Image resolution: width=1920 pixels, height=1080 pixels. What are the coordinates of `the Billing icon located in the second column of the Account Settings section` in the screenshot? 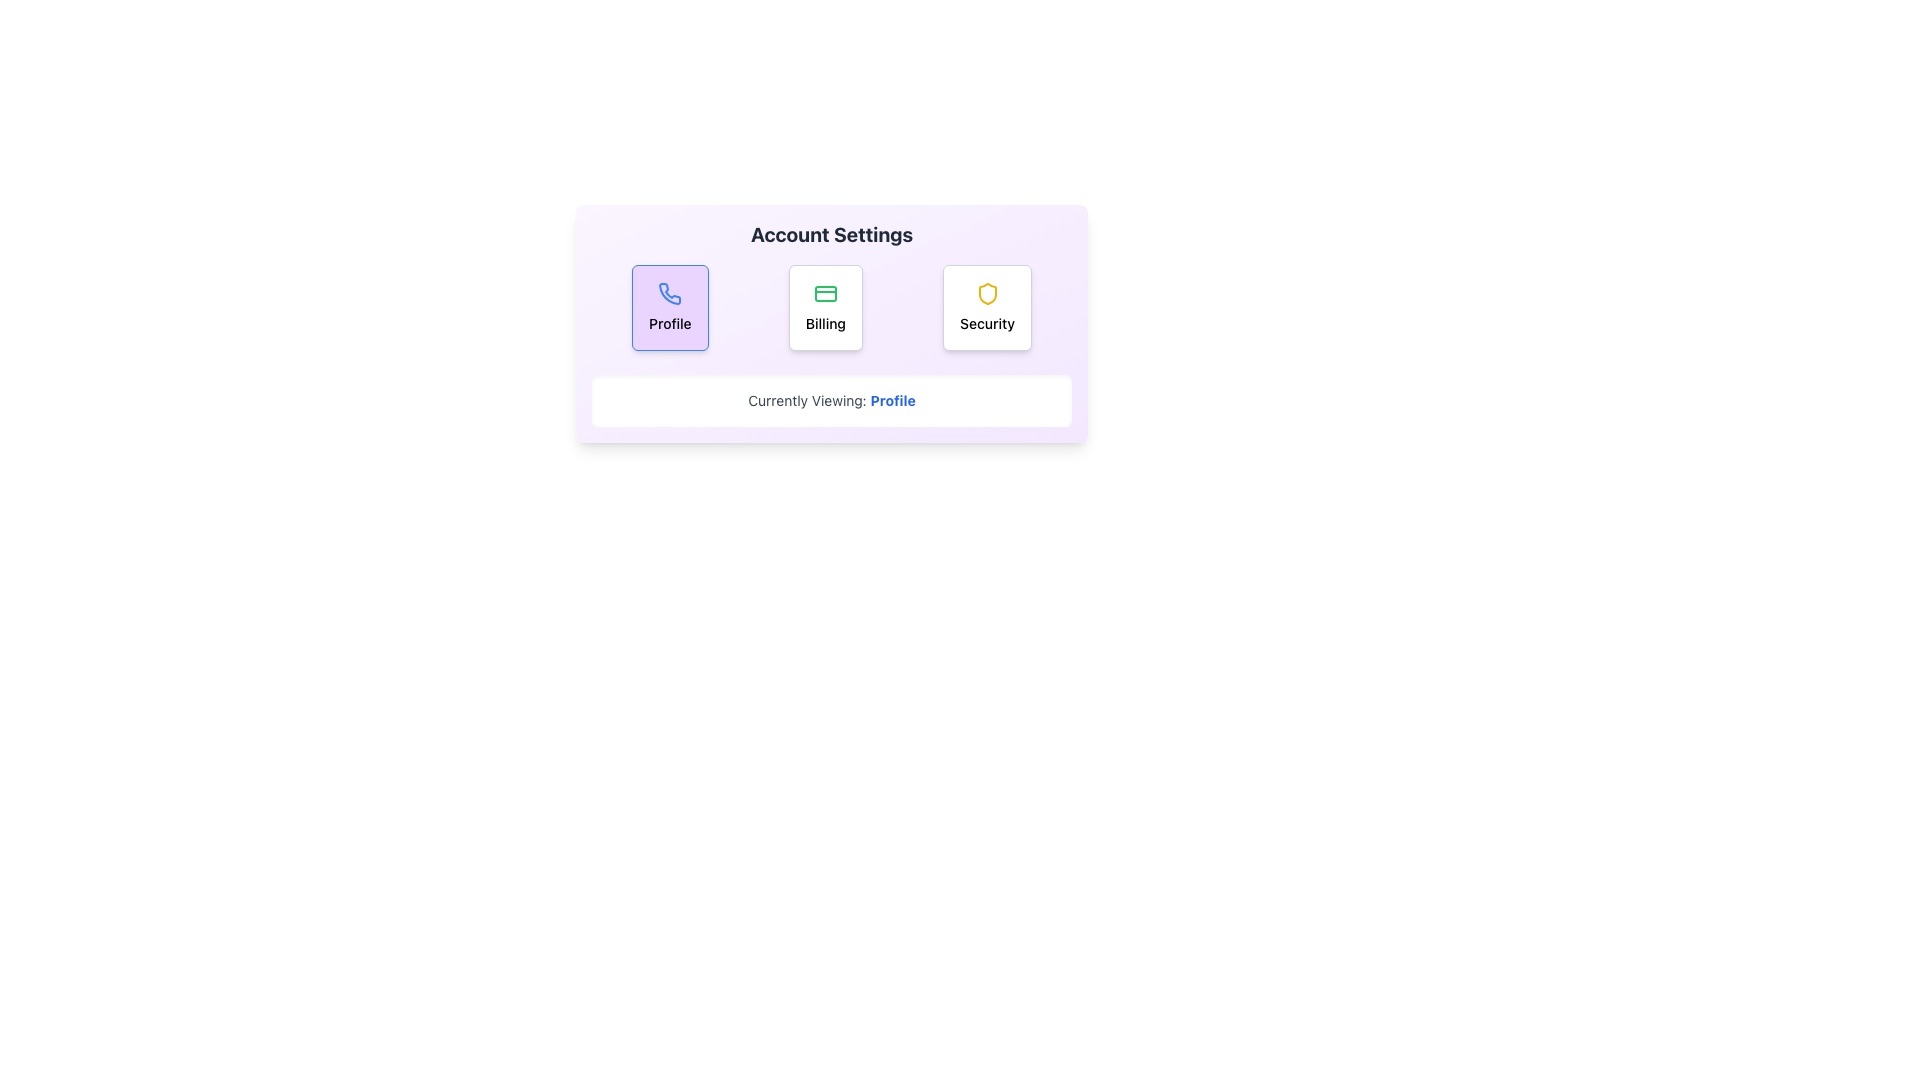 It's located at (825, 293).